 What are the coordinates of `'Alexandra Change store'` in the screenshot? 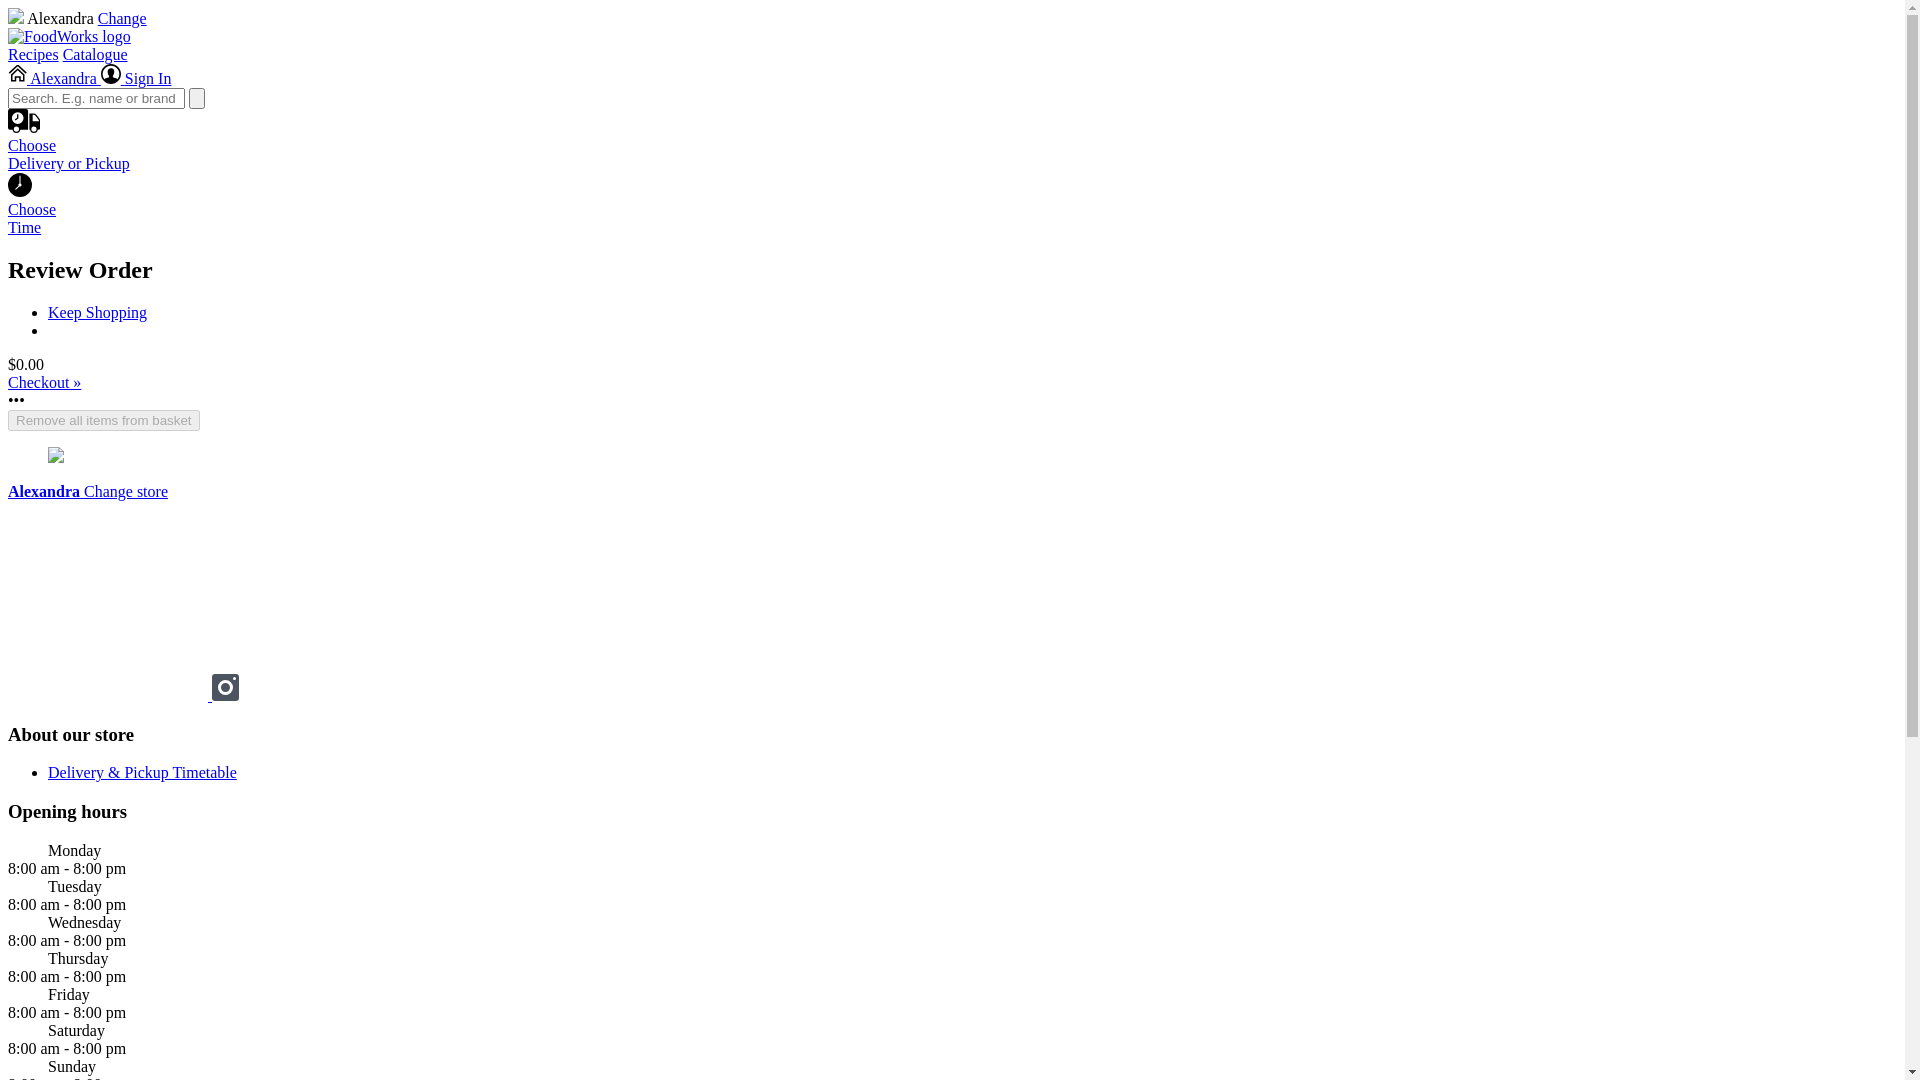 It's located at (8, 491).